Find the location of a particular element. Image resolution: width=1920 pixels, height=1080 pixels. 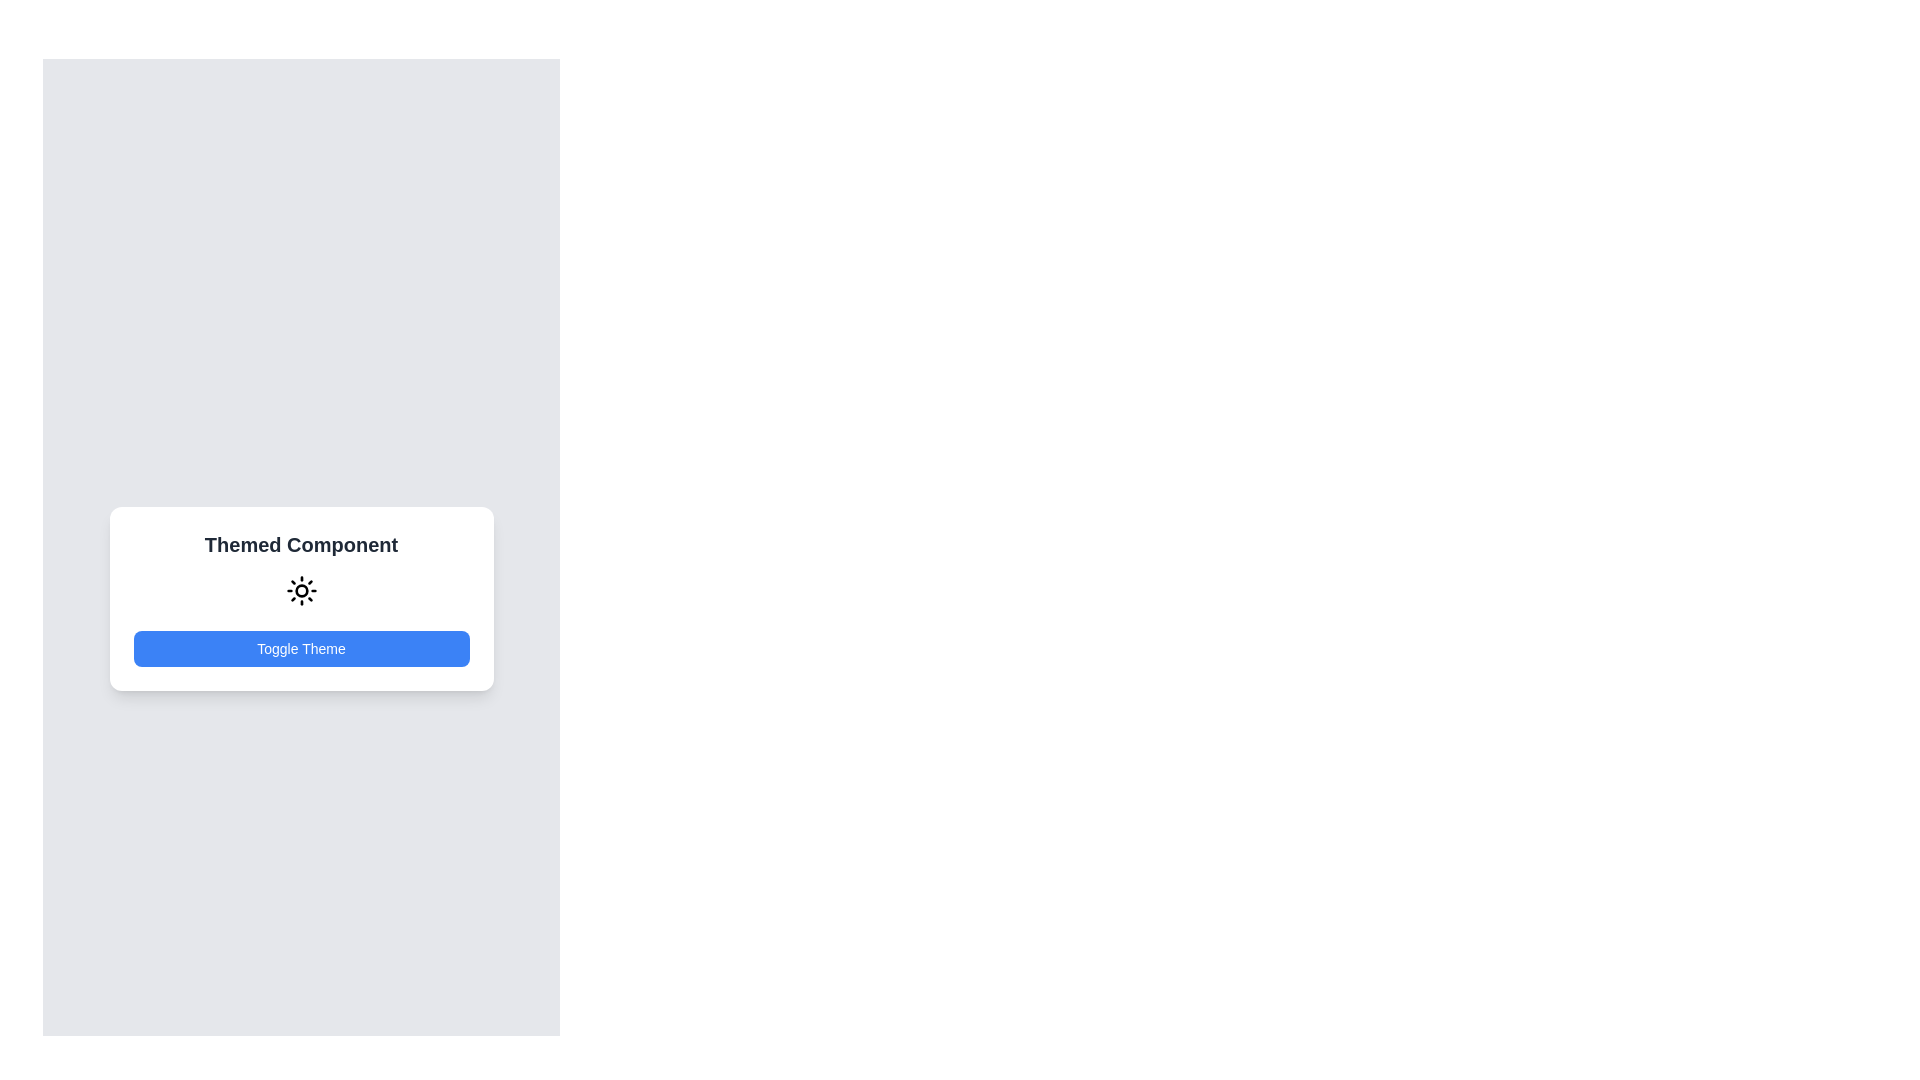

the central circular element of the sun-like SVG icon, which has a red fill and is located directly above the 'Toggle Theme' button is located at coordinates (300, 589).